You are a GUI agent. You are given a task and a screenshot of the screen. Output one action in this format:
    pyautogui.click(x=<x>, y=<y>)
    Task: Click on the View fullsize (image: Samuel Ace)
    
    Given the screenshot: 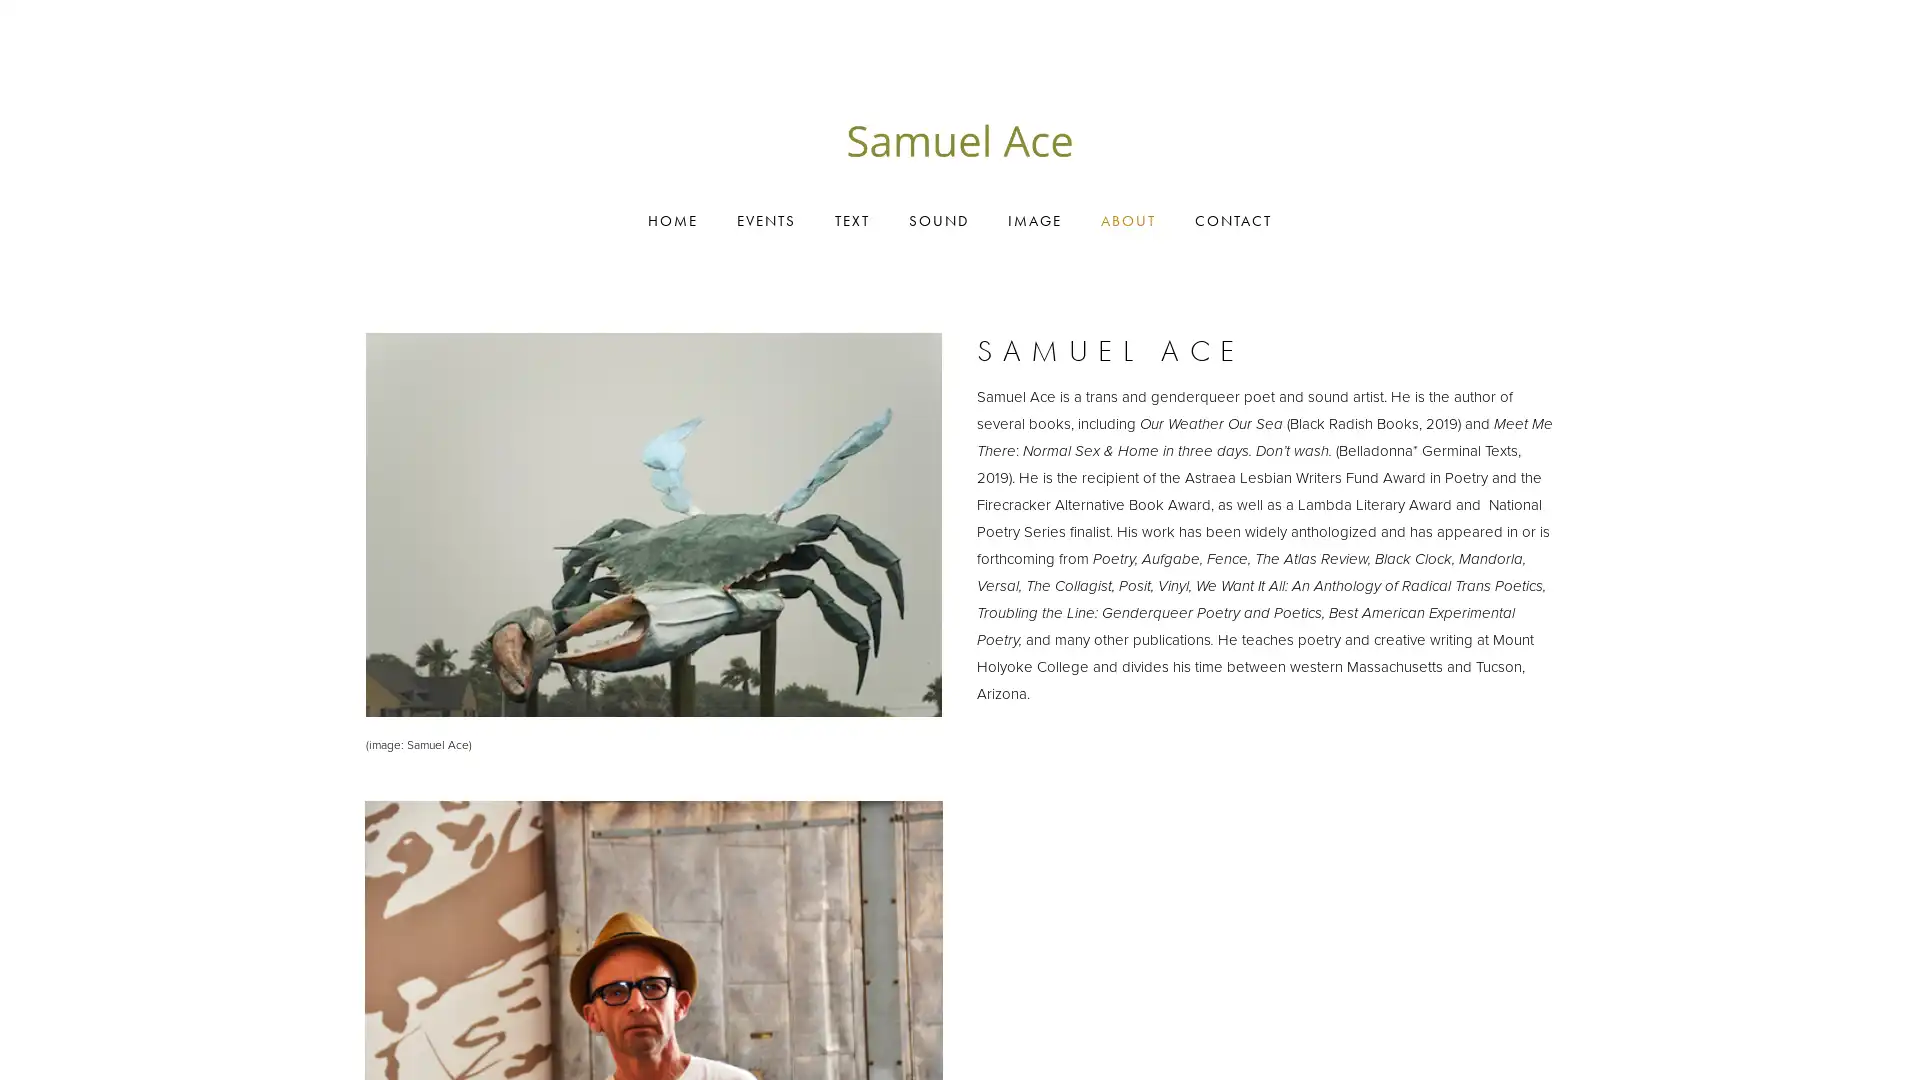 What is the action you would take?
    pyautogui.click(x=653, y=523)
    